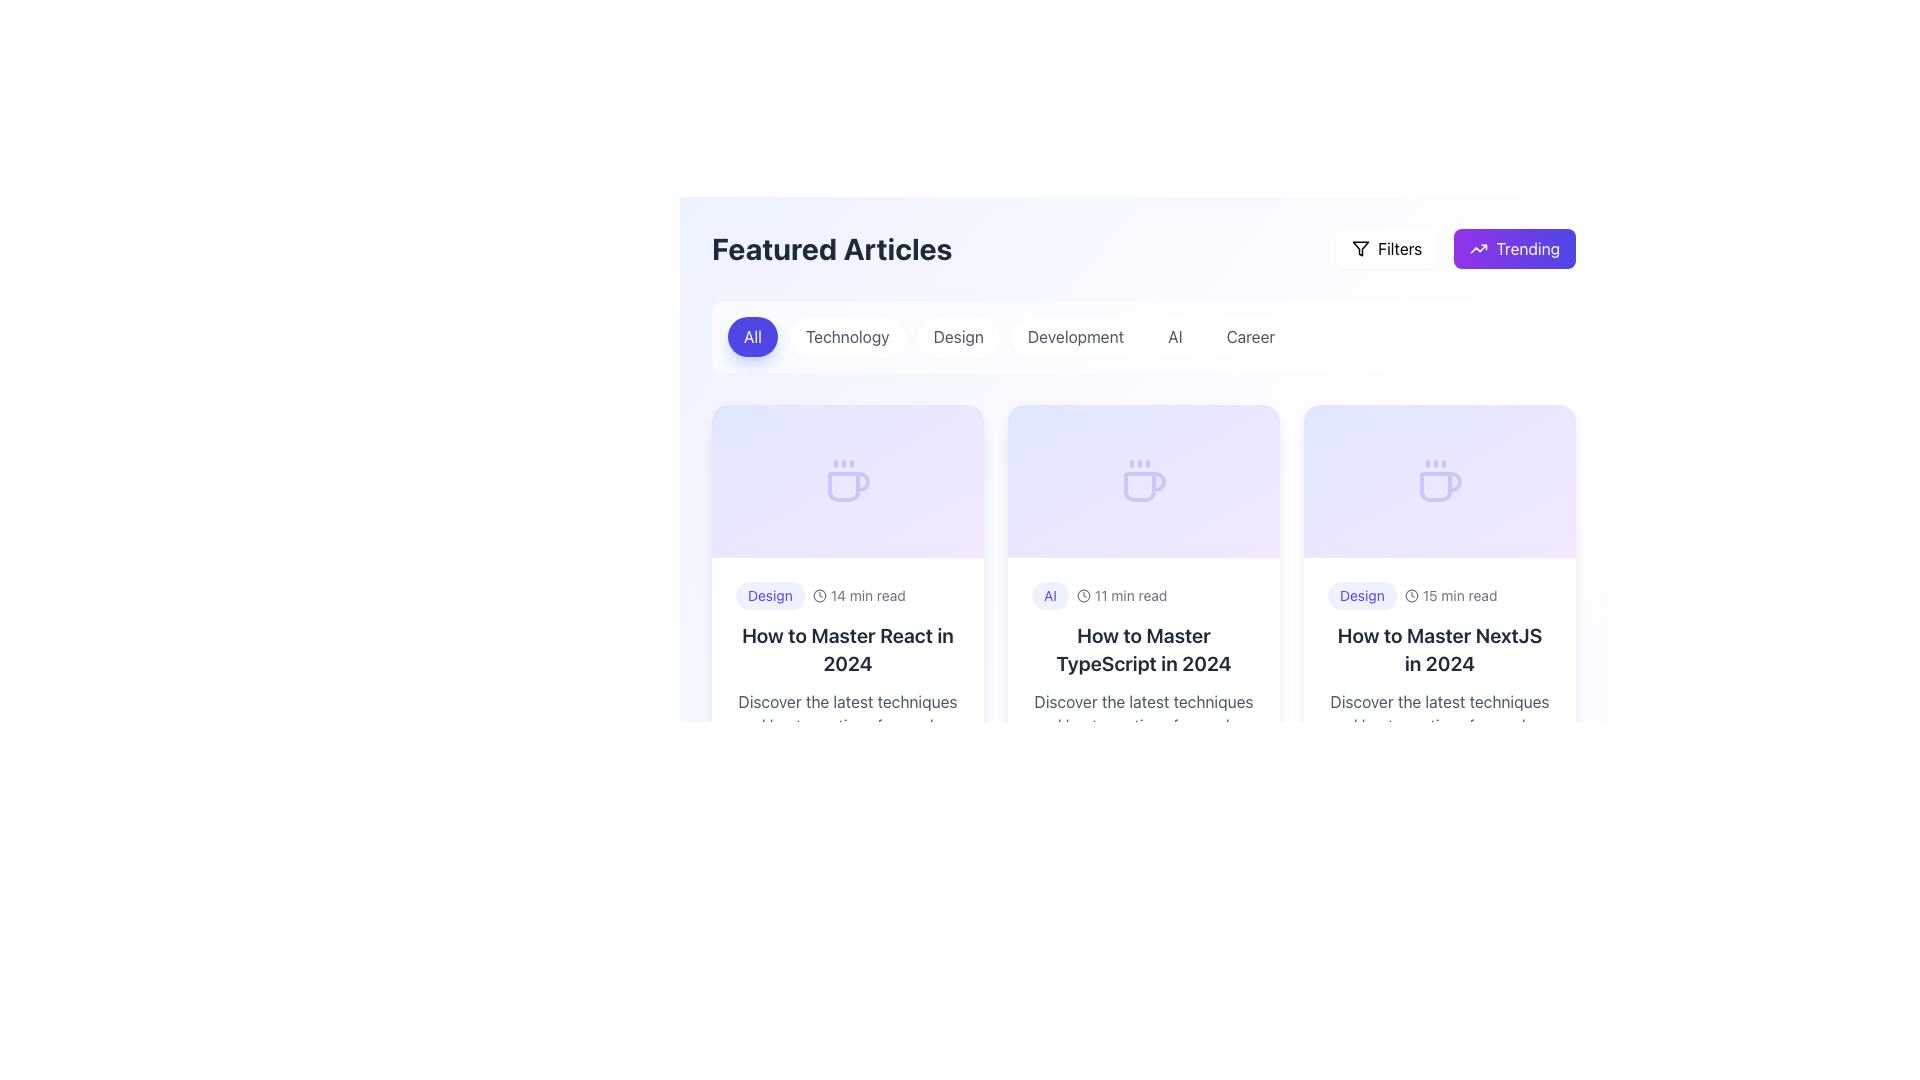  Describe the element at coordinates (1145, 486) in the screenshot. I see `the coffee-cup icon located in the top-center region of the article card titled 'How to Master TypeScript in 2024'` at that location.